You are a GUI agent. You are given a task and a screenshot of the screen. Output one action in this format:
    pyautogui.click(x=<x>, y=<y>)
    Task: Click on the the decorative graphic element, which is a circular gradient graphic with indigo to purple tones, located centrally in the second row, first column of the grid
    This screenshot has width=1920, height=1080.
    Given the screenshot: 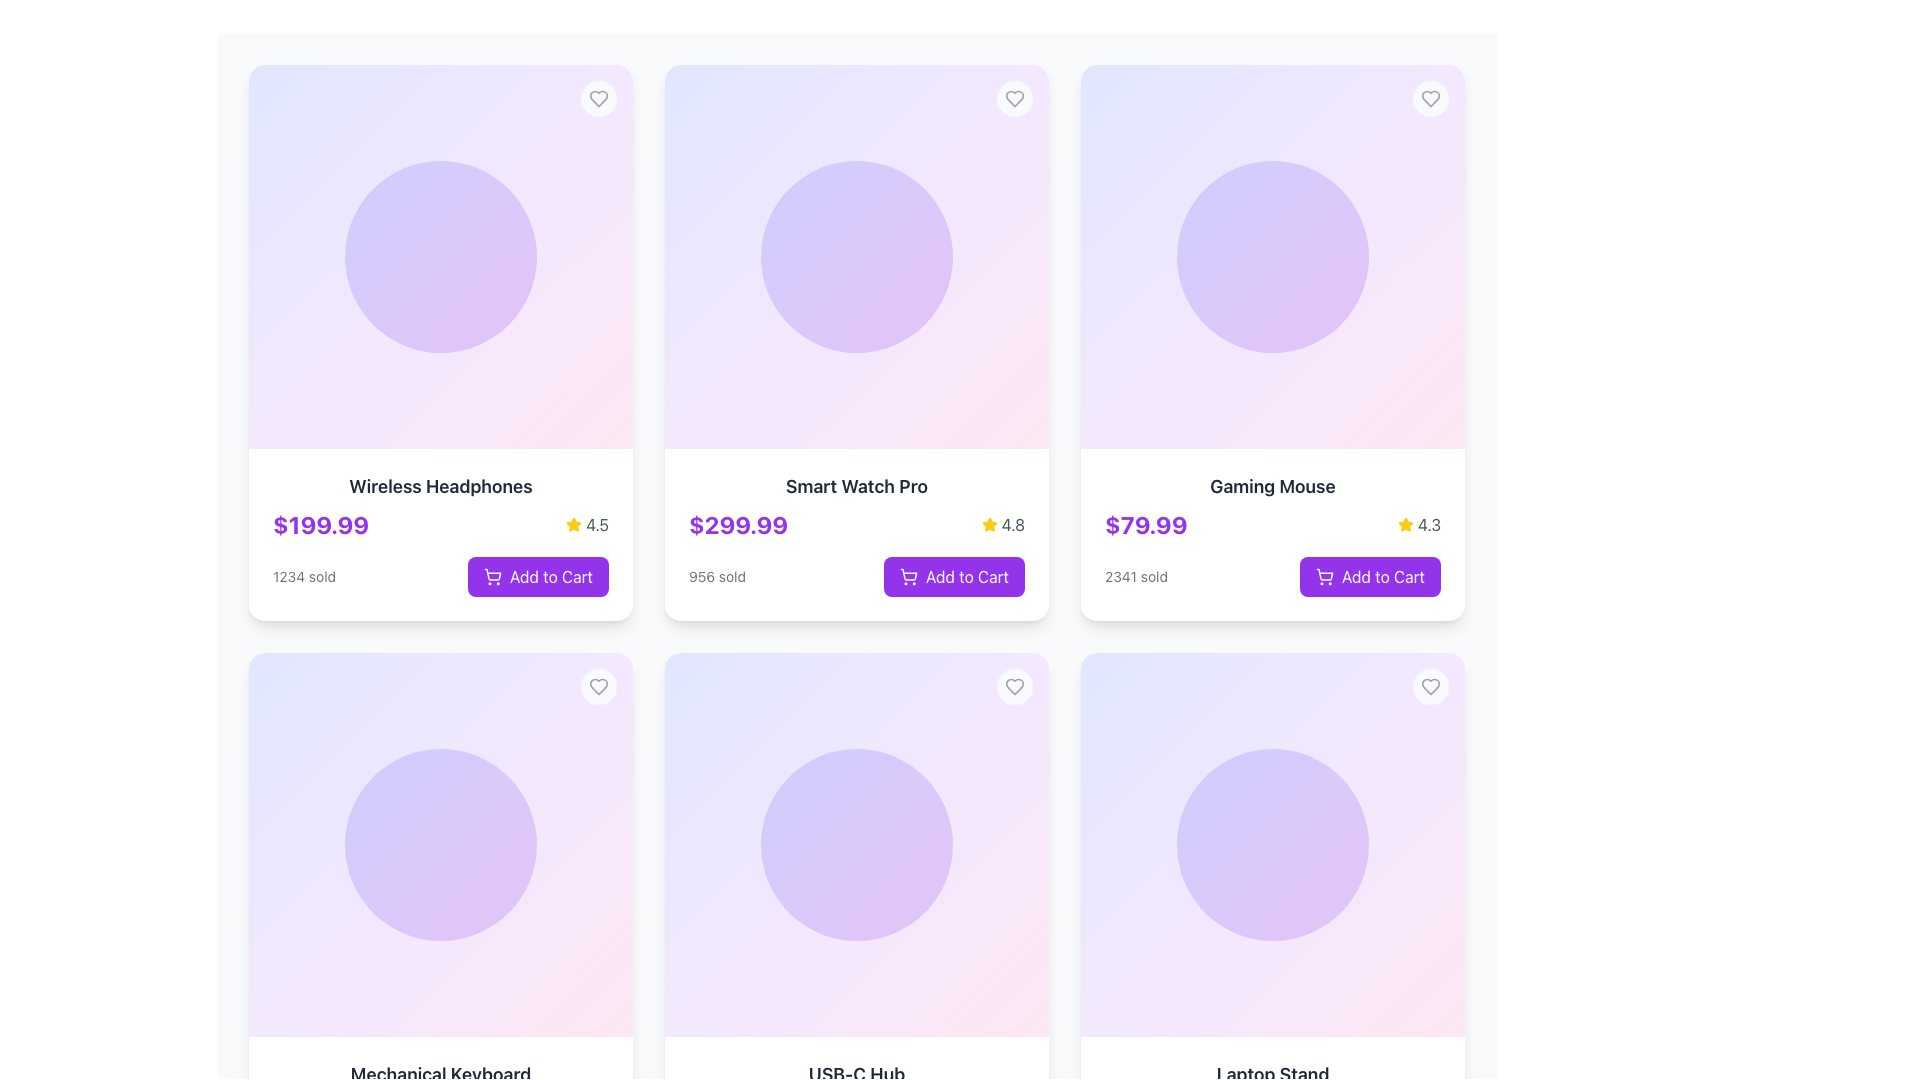 What is the action you would take?
    pyautogui.click(x=857, y=844)
    